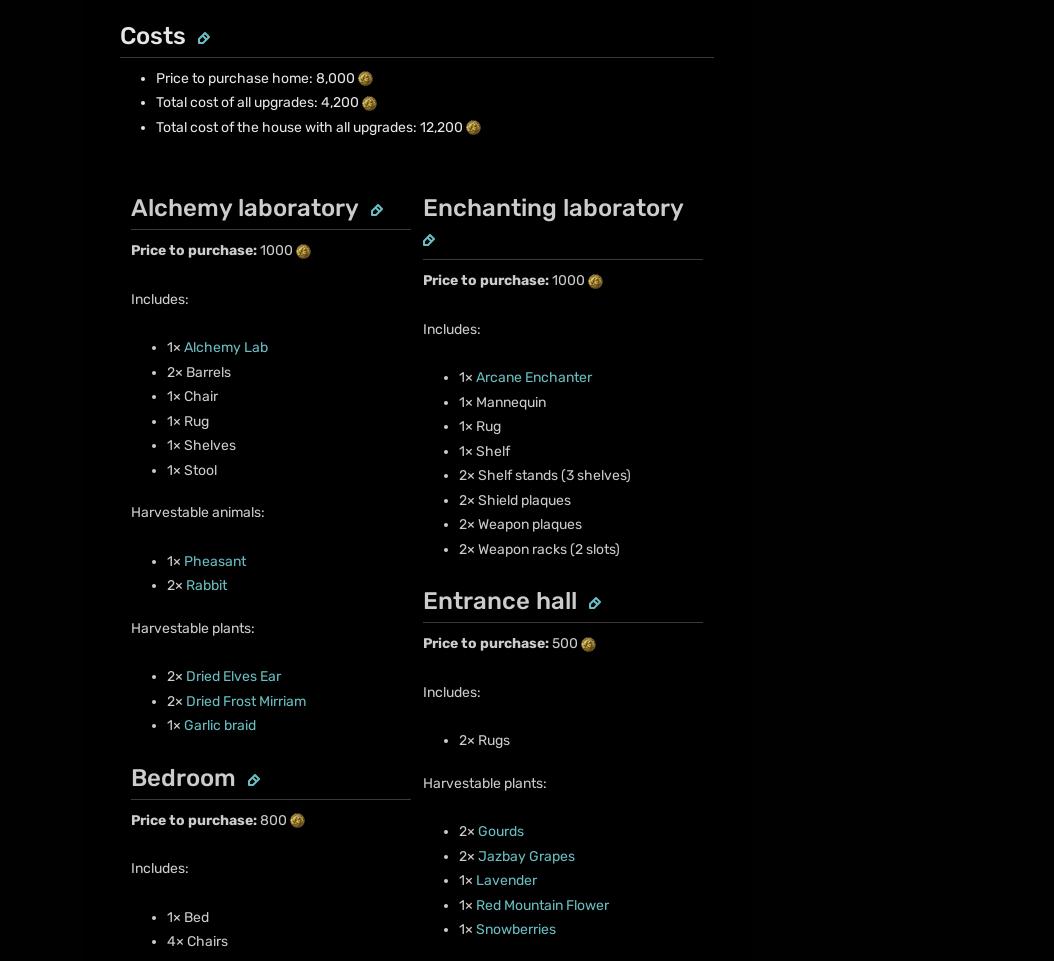 Image resolution: width=1054 pixels, height=961 pixels. What do you see at coordinates (271, 825) in the screenshot?
I see `'Take your favorite fandoms with you and never miss a beat.'` at bounding box center [271, 825].